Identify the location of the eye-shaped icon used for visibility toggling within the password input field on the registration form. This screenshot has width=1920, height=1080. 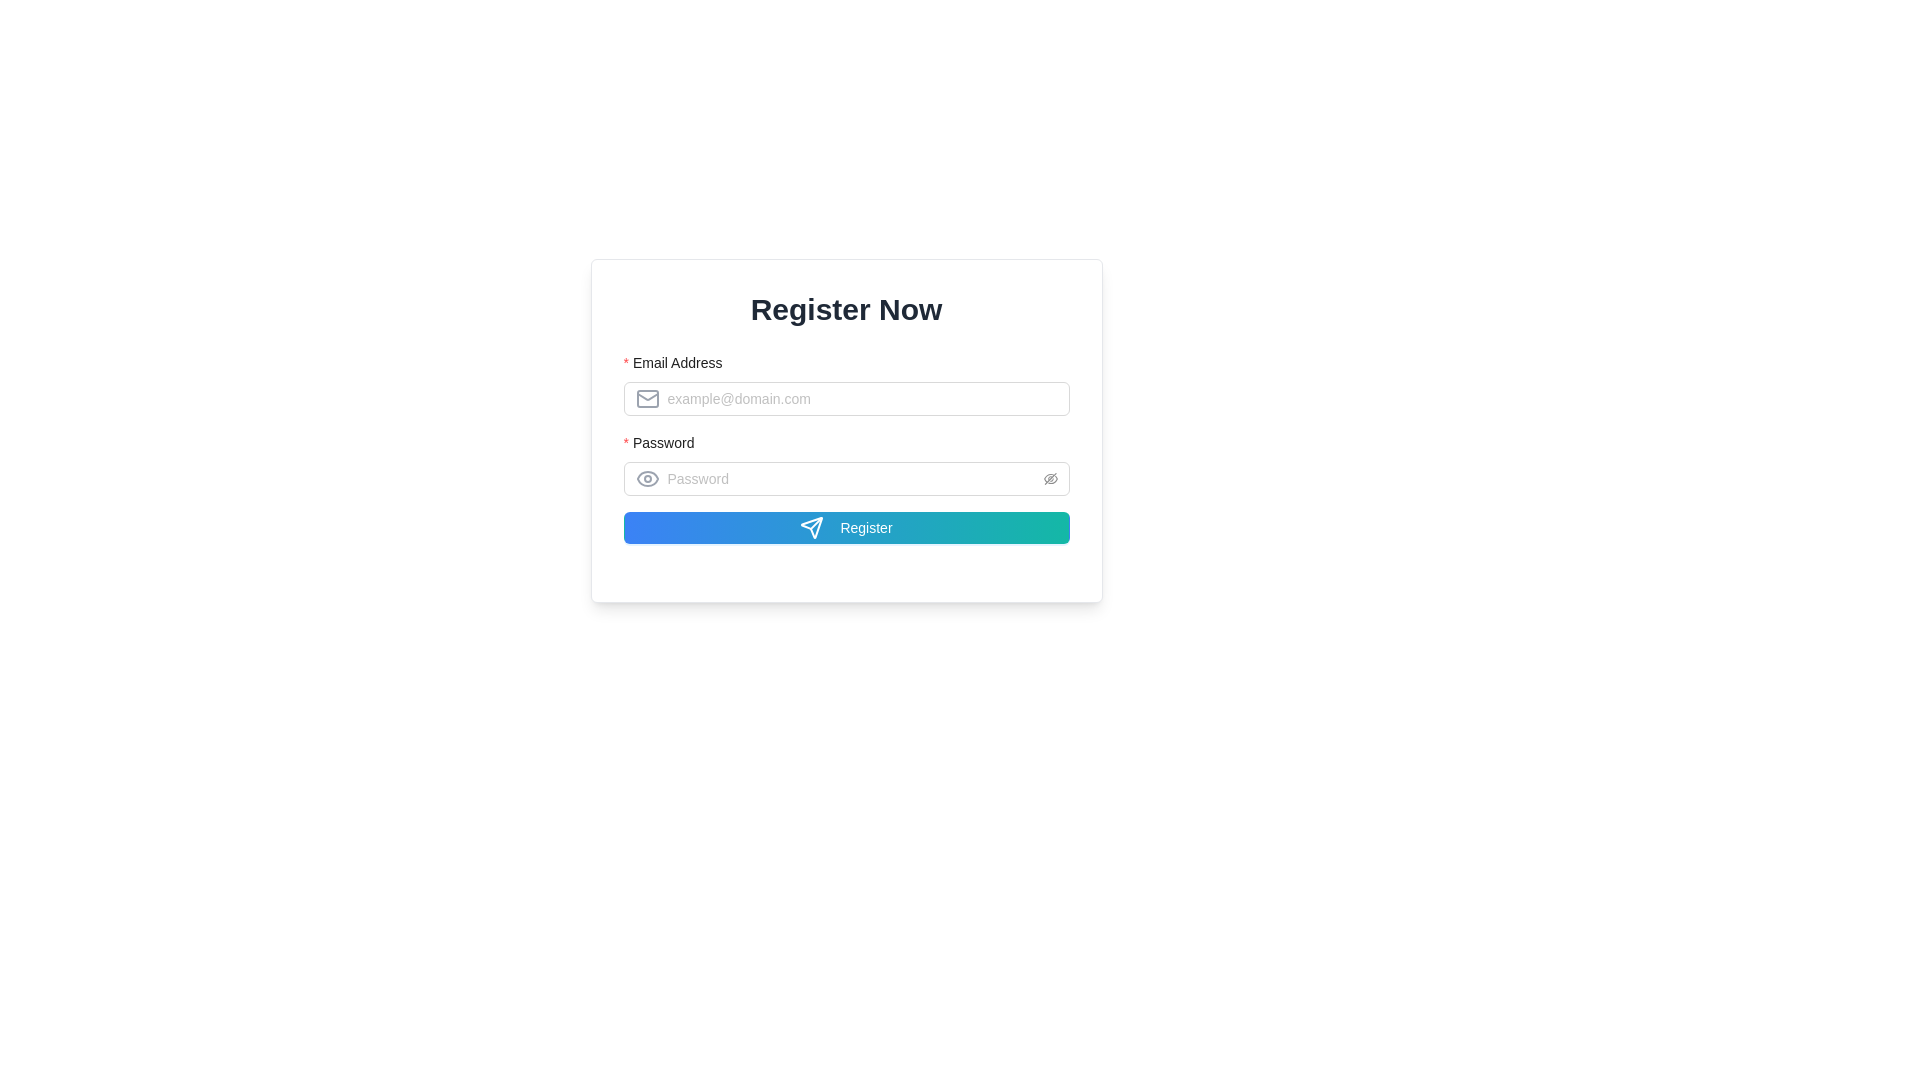
(649, 478).